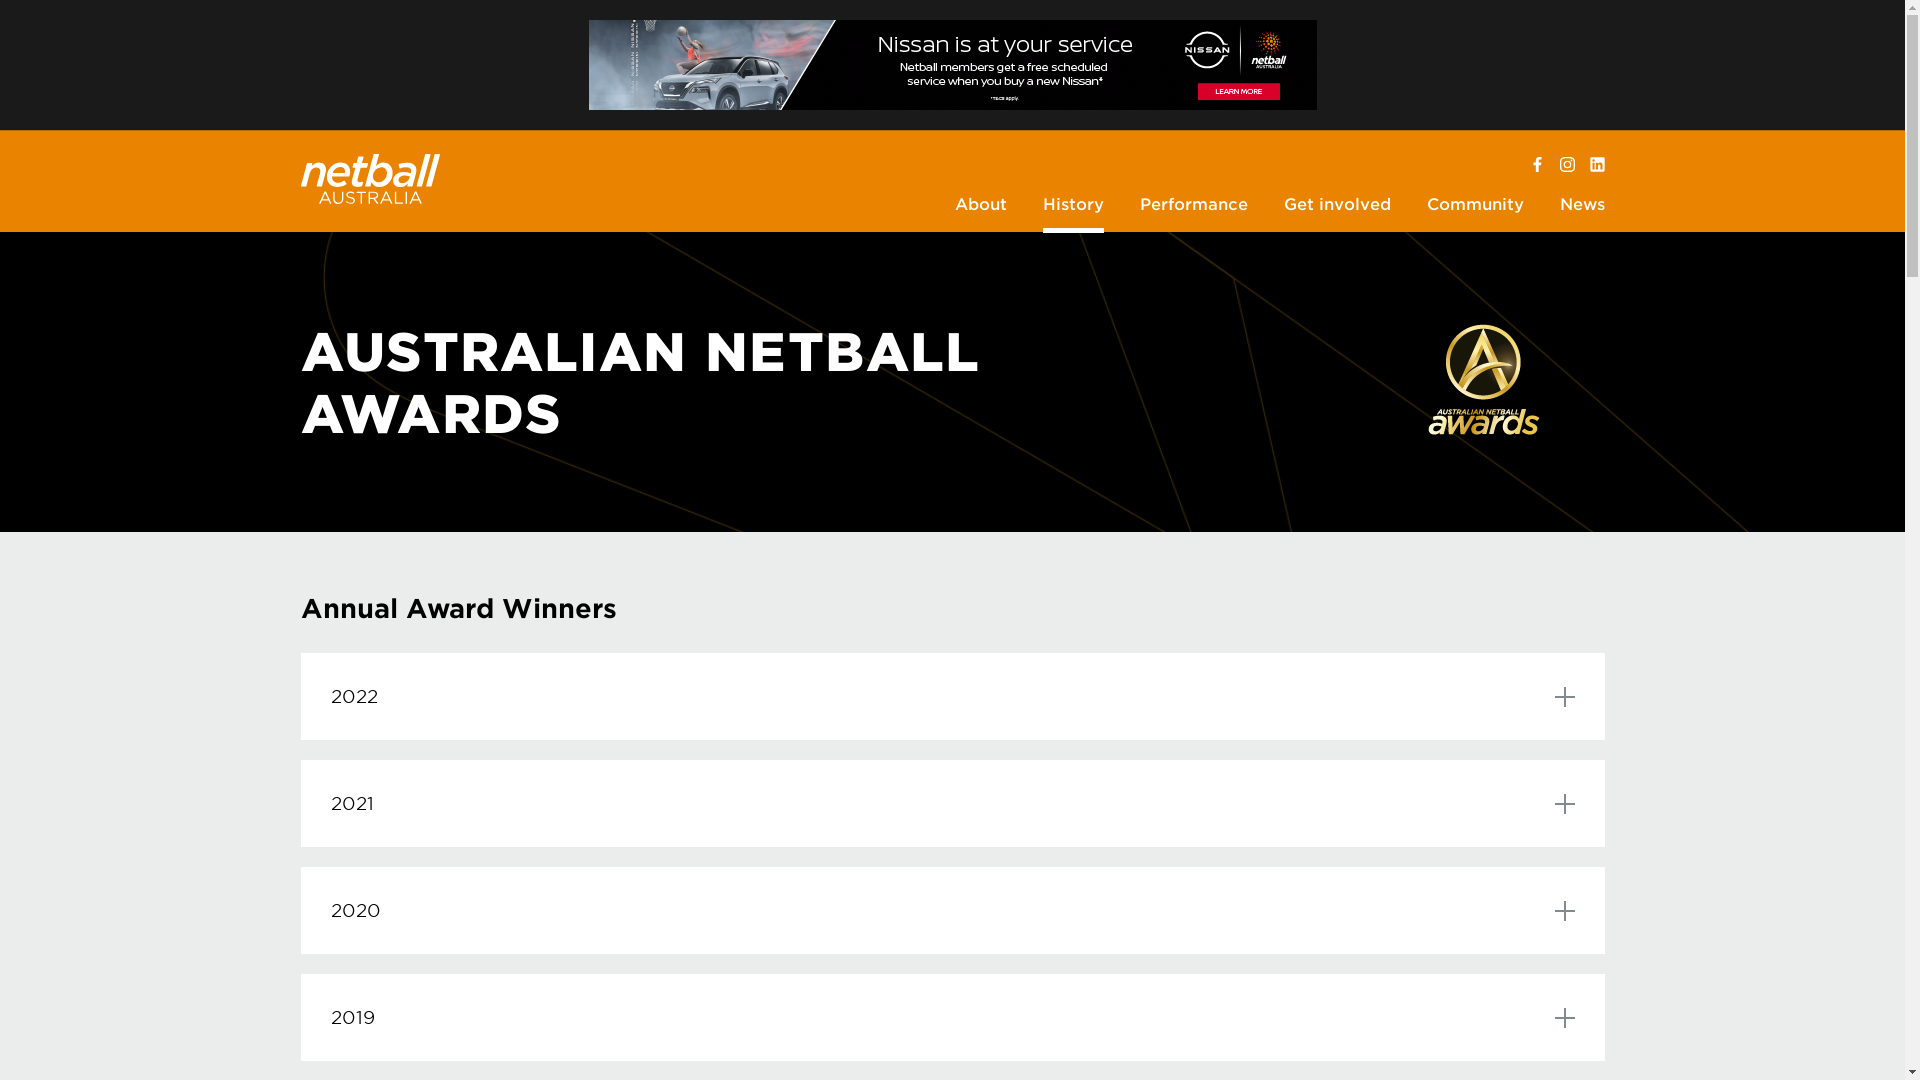 This screenshot has width=1920, height=1080. Describe the element at coordinates (980, 206) in the screenshot. I see `'About'` at that location.